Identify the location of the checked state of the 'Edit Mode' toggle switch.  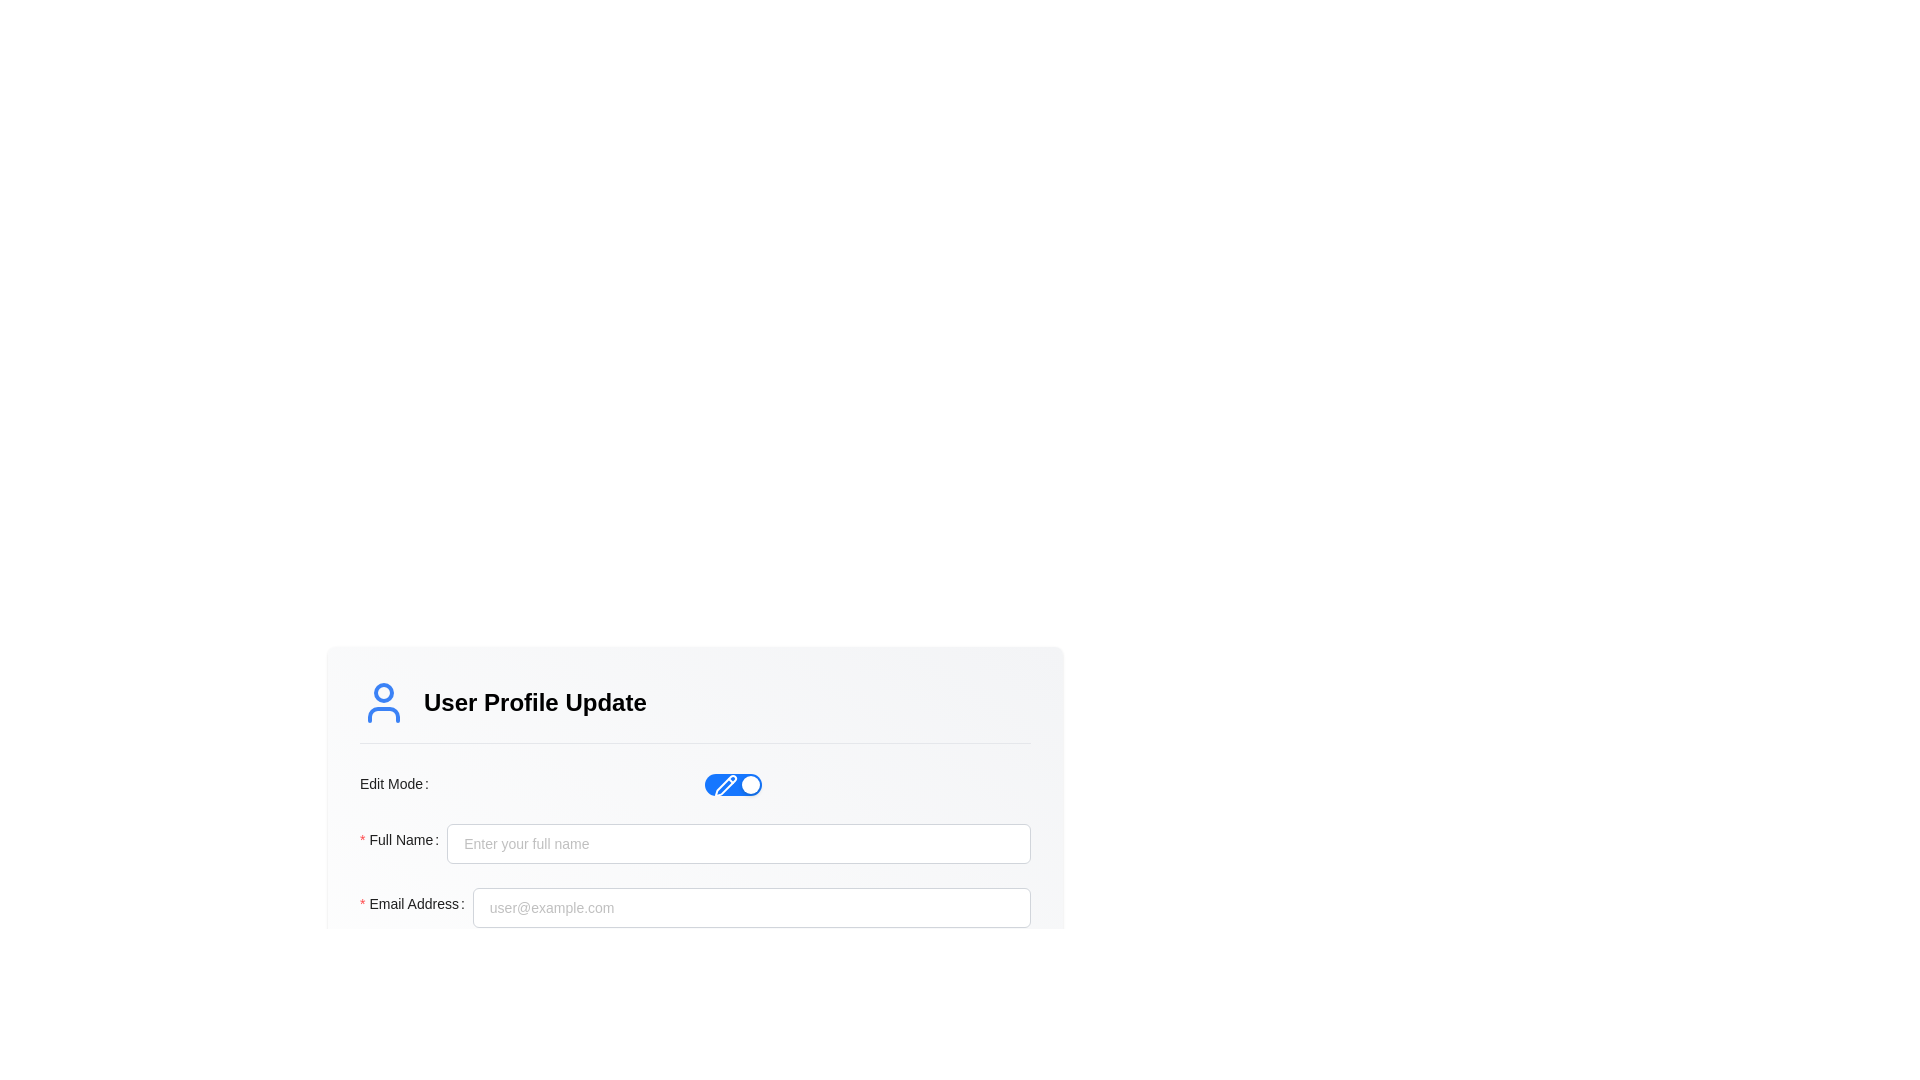
(725, 784).